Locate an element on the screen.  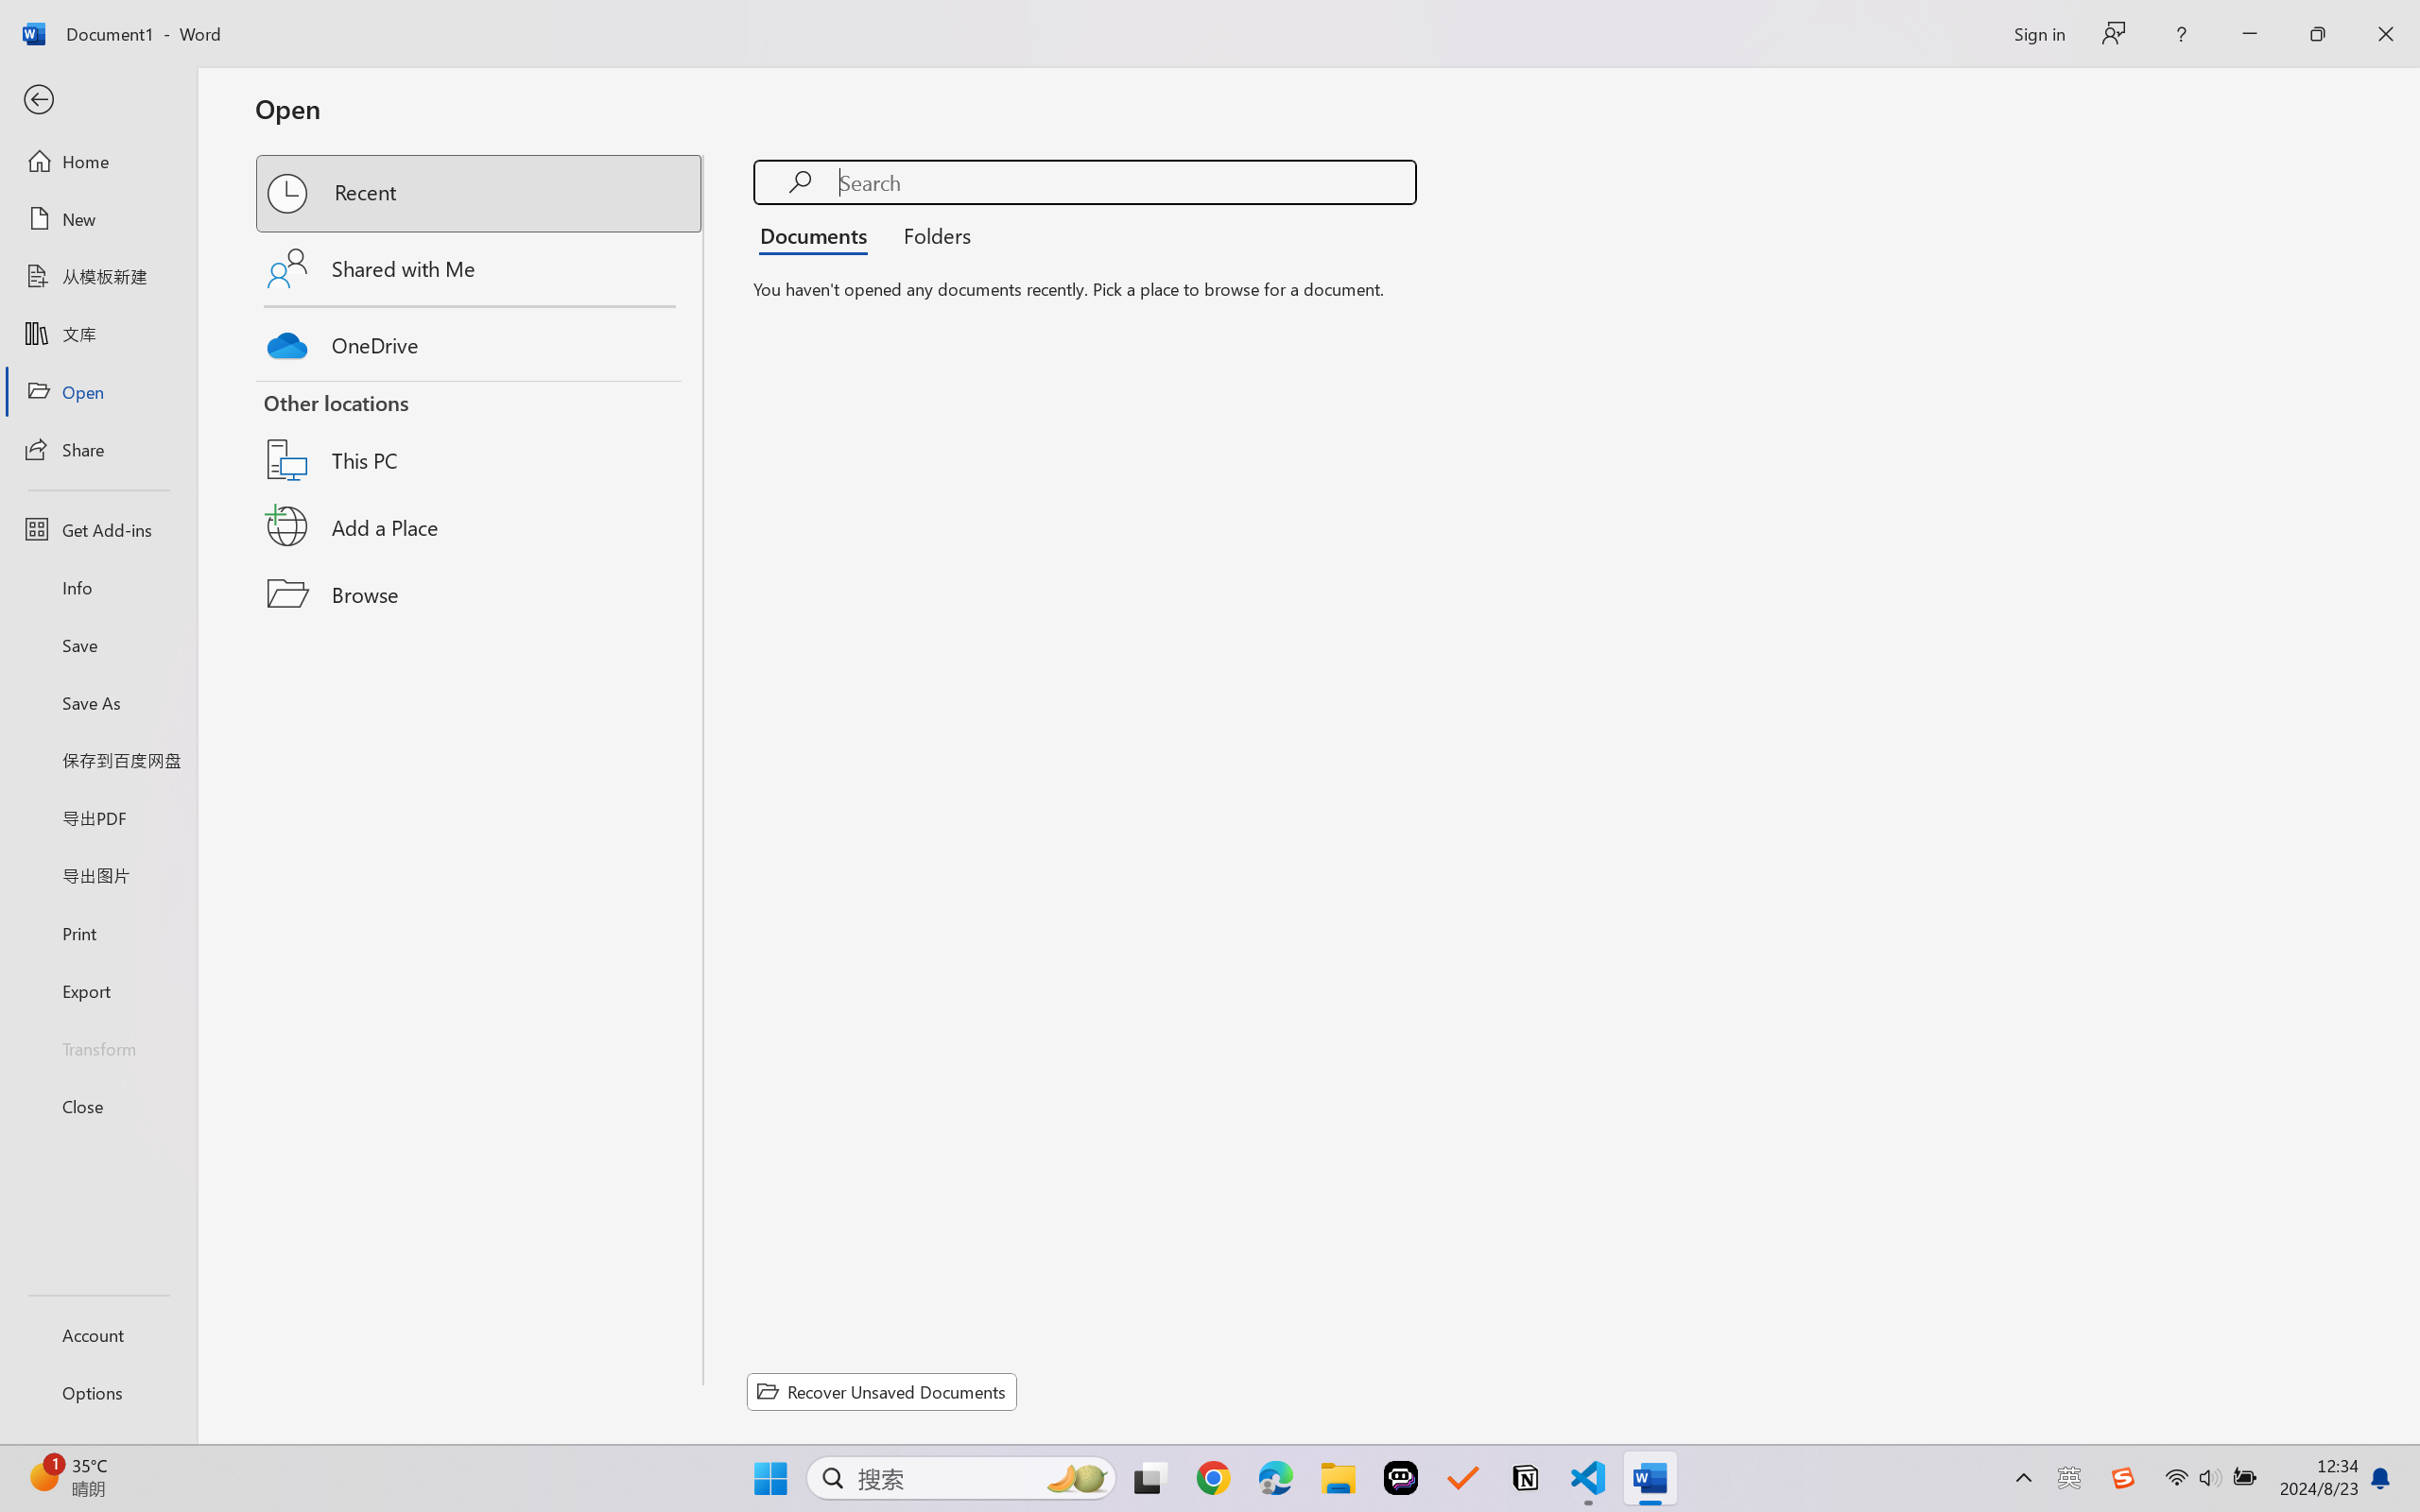
'Documents' is located at coordinates (818, 233).